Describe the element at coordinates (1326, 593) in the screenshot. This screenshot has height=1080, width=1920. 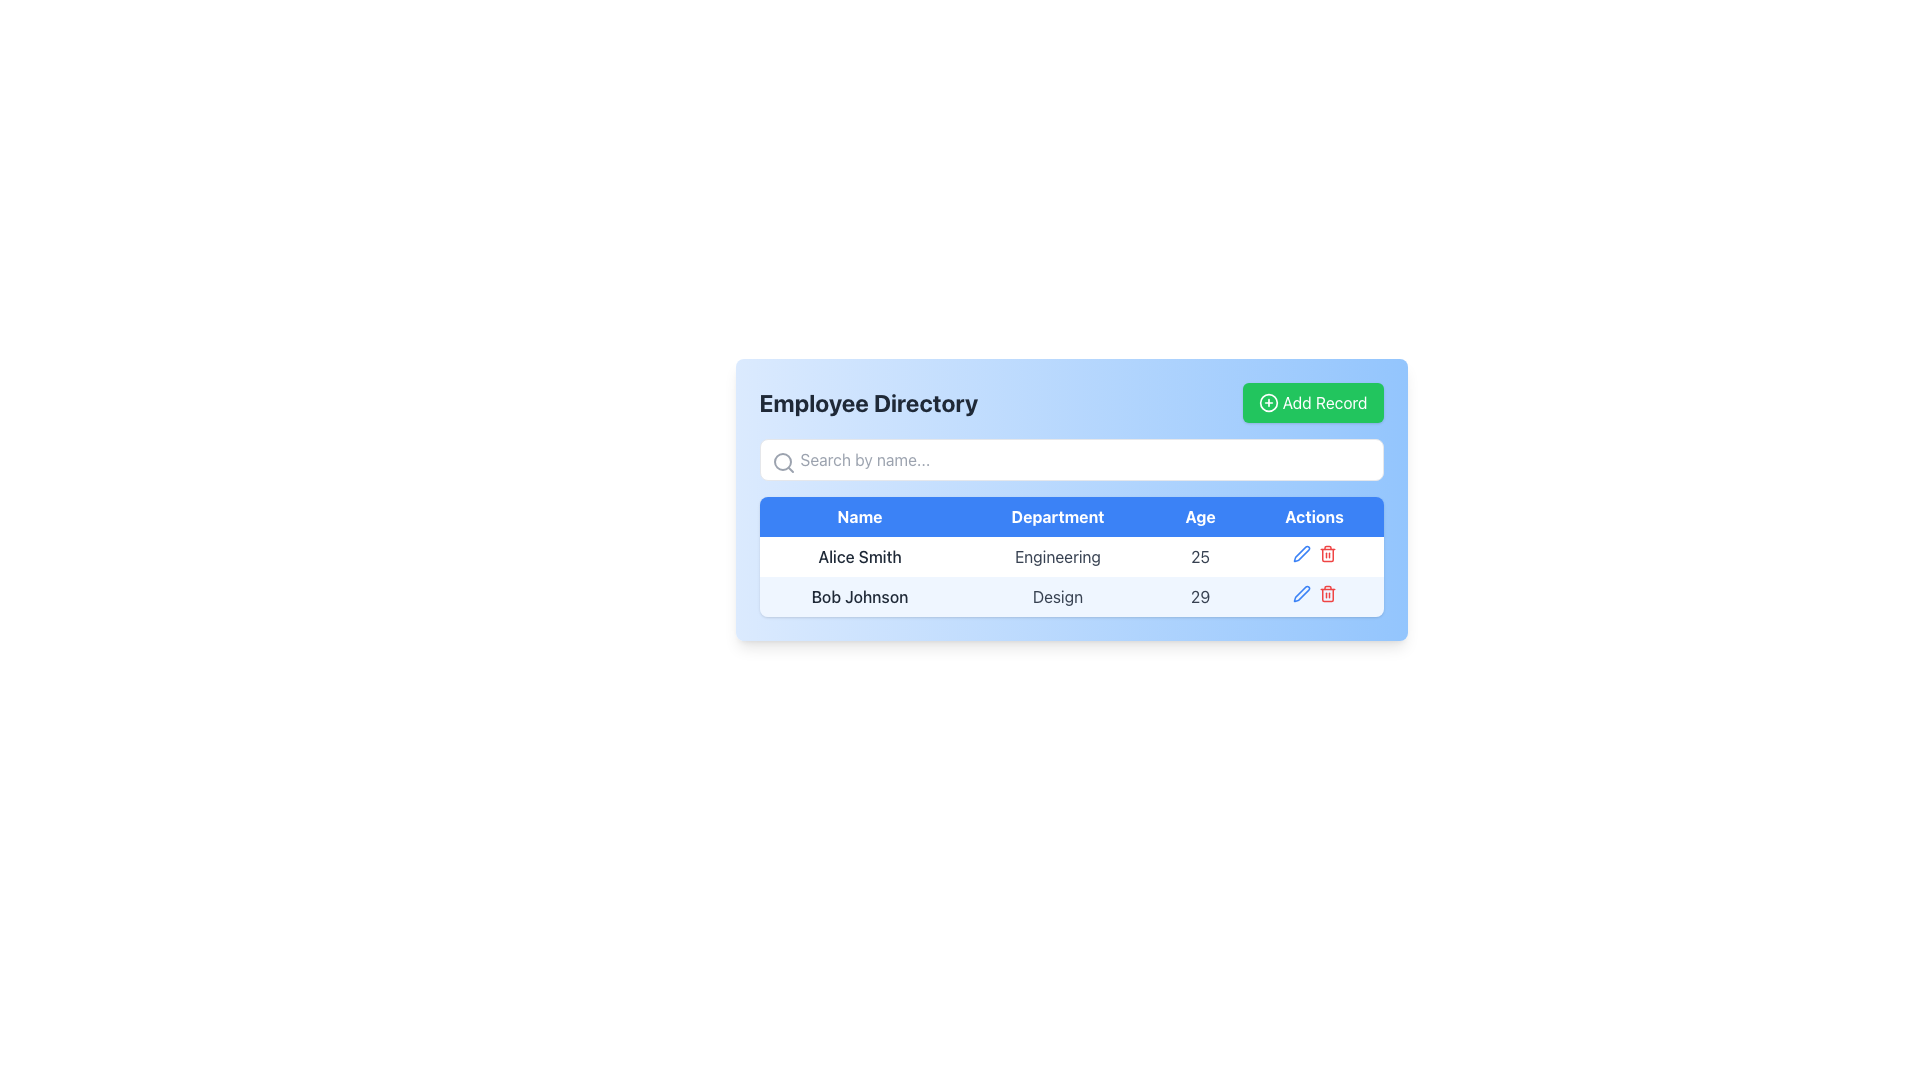
I see `the red trash bin icon in the 'Actions' column of the second row corresponding to 'Bob Johnson' to initiate the delete action` at that location.